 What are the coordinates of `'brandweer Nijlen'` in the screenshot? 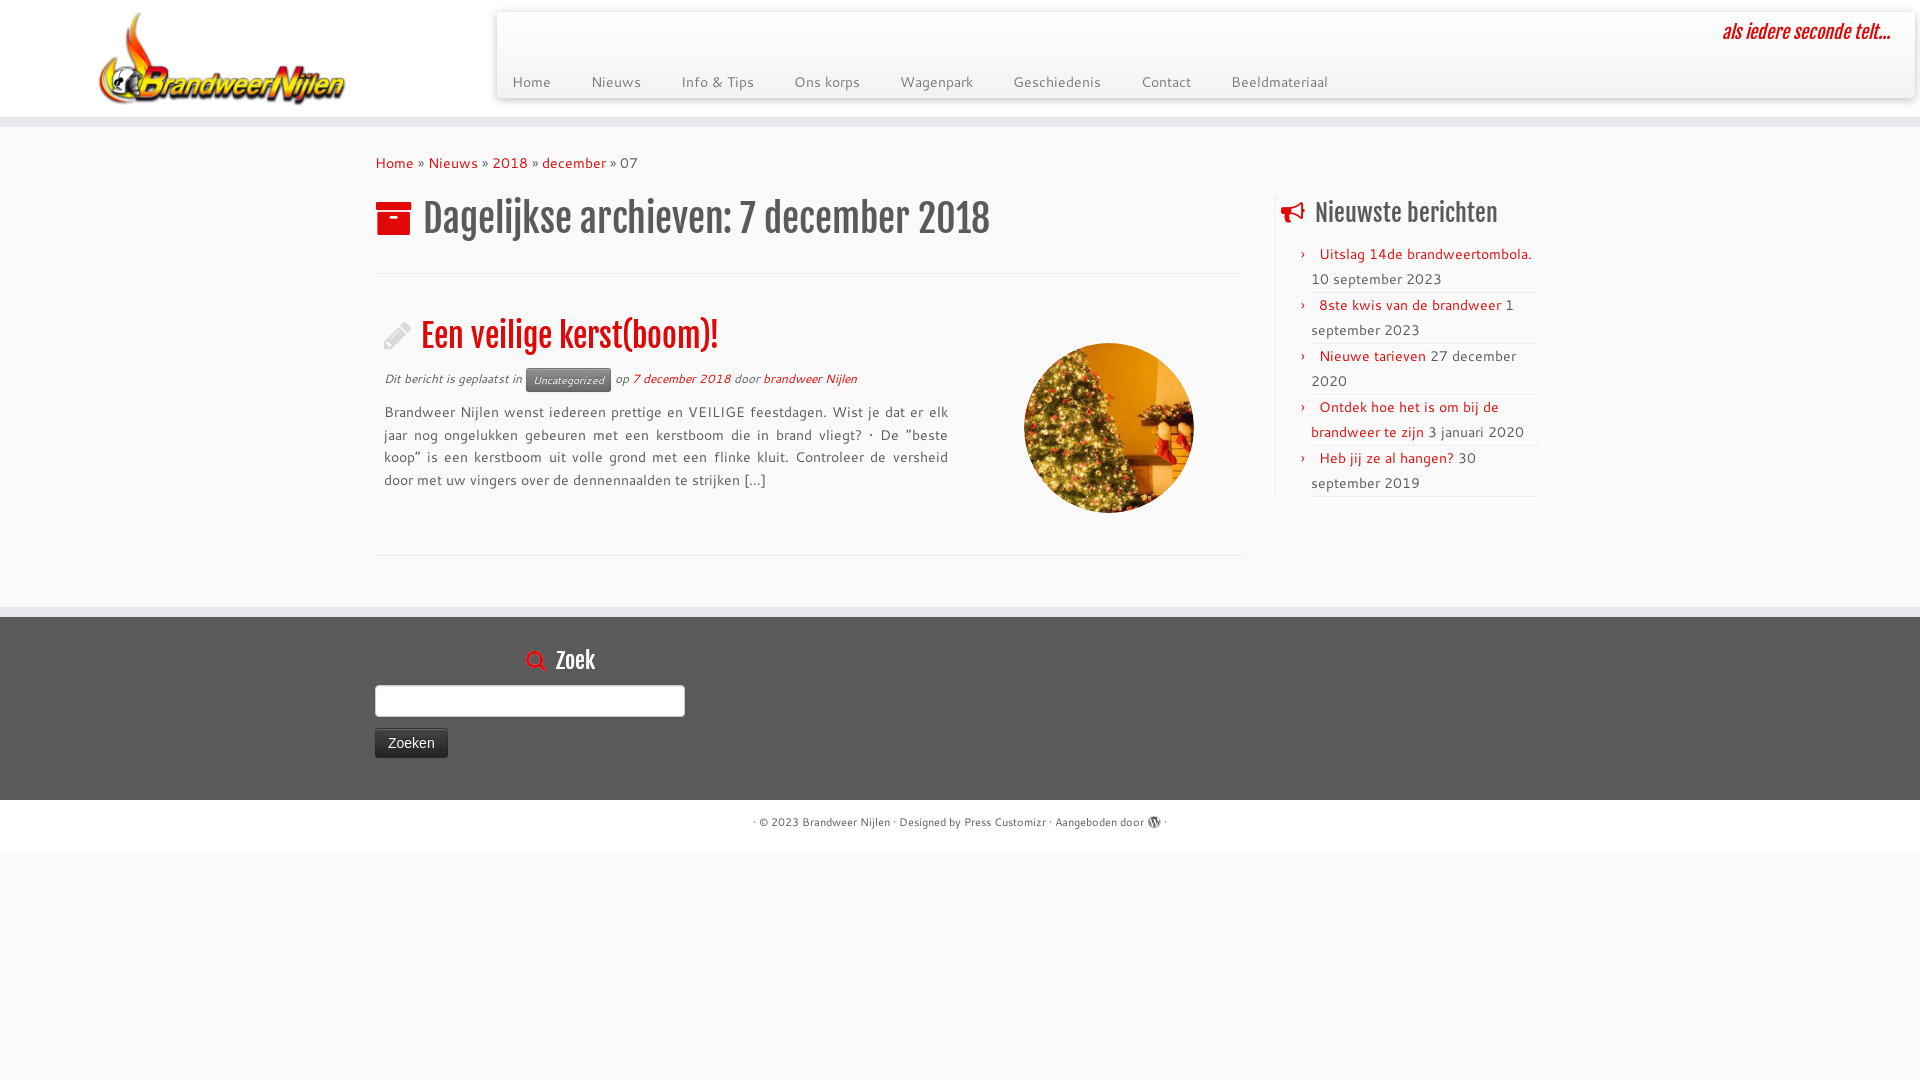 It's located at (810, 378).